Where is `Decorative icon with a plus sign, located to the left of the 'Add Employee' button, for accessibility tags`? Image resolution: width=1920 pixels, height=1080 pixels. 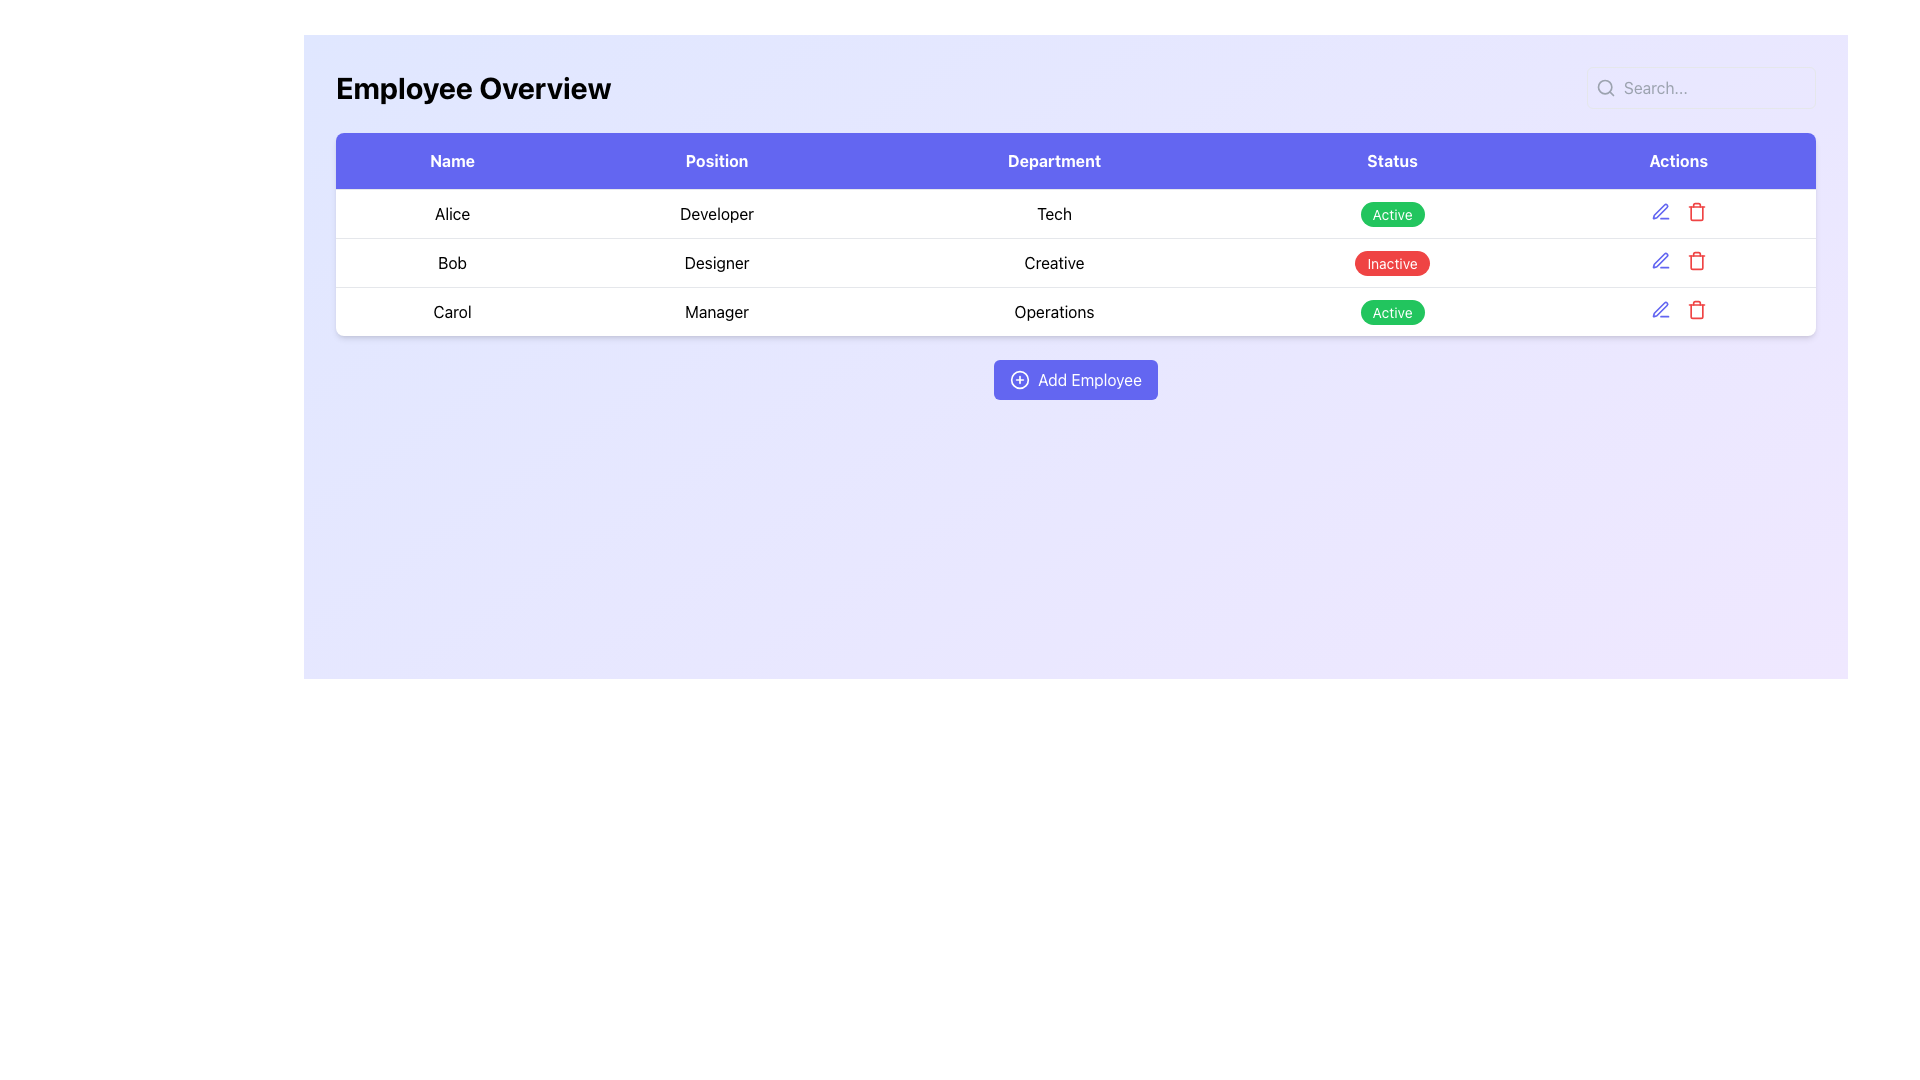
Decorative icon with a plus sign, located to the left of the 'Add Employee' button, for accessibility tags is located at coordinates (1019, 380).